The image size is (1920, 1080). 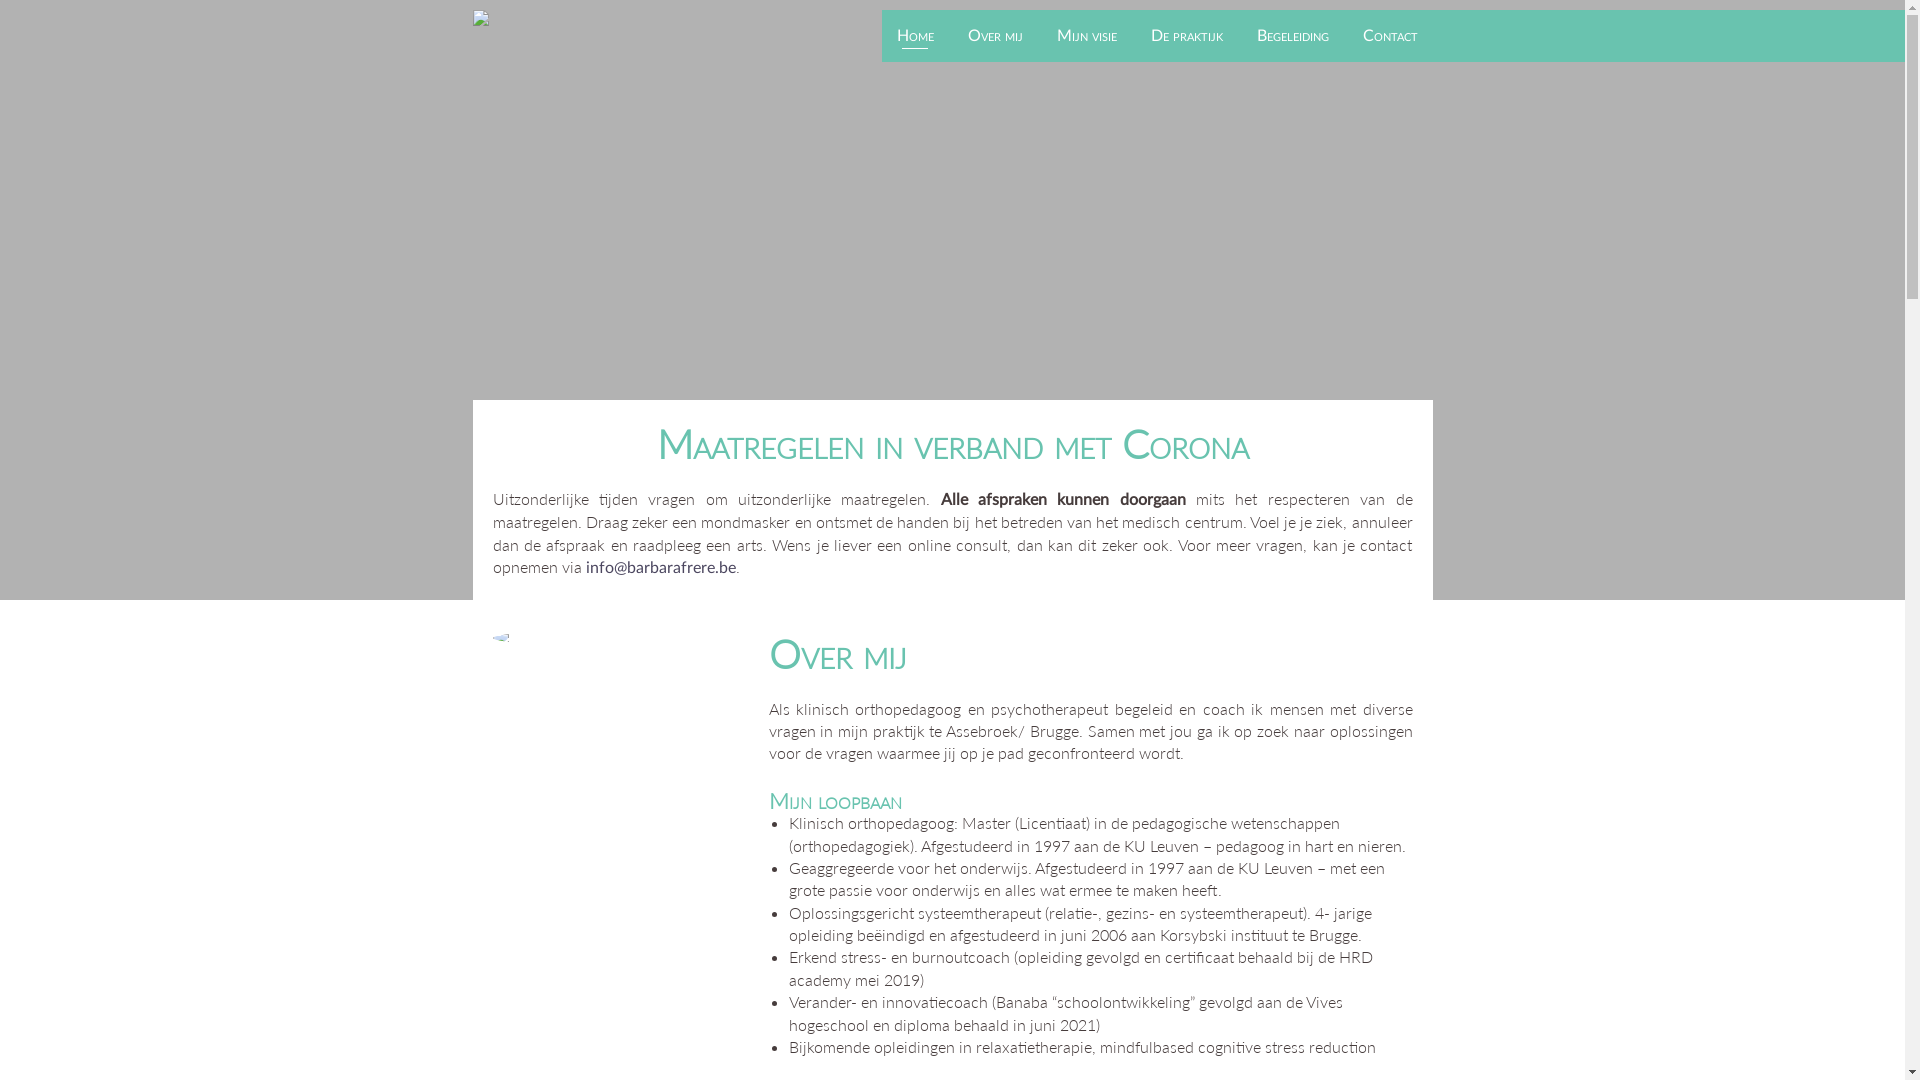 I want to click on 'Over mij', so click(x=994, y=35).